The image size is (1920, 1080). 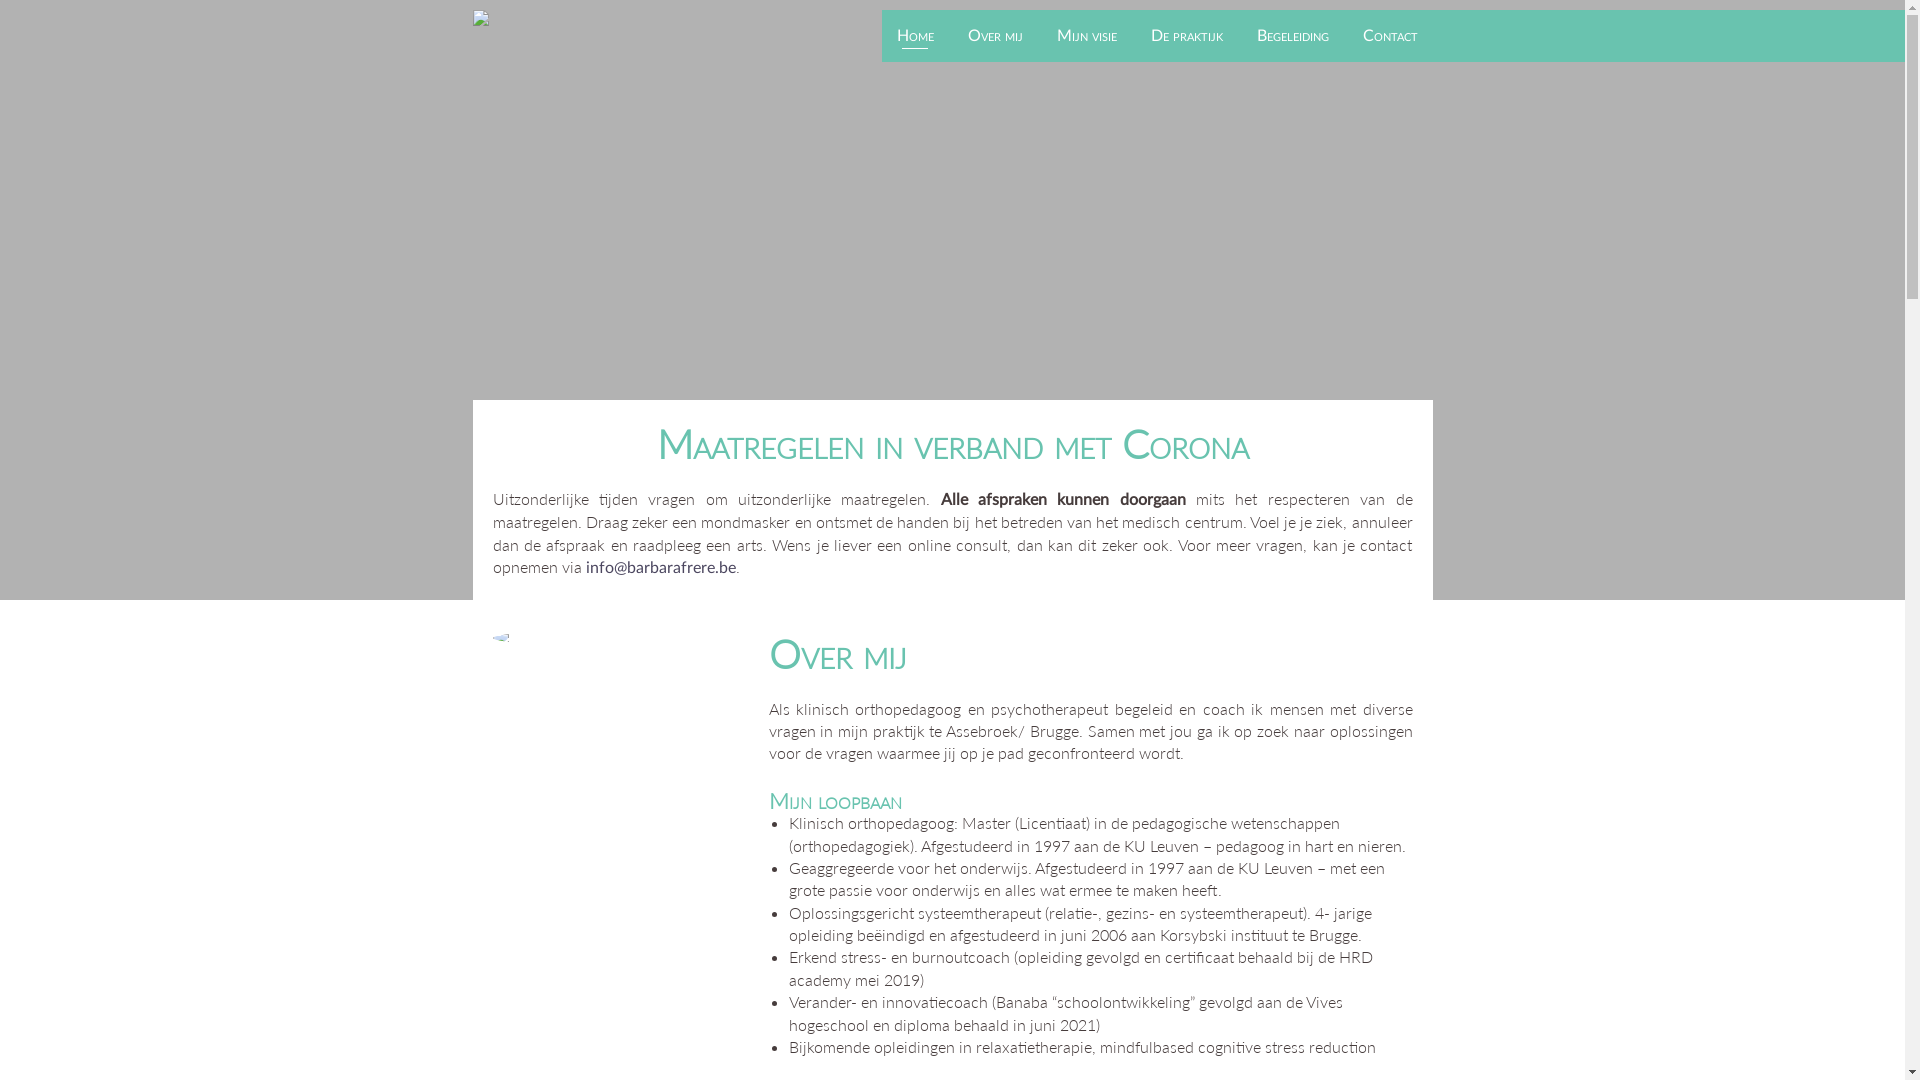 I want to click on 'Over mij', so click(x=994, y=35).